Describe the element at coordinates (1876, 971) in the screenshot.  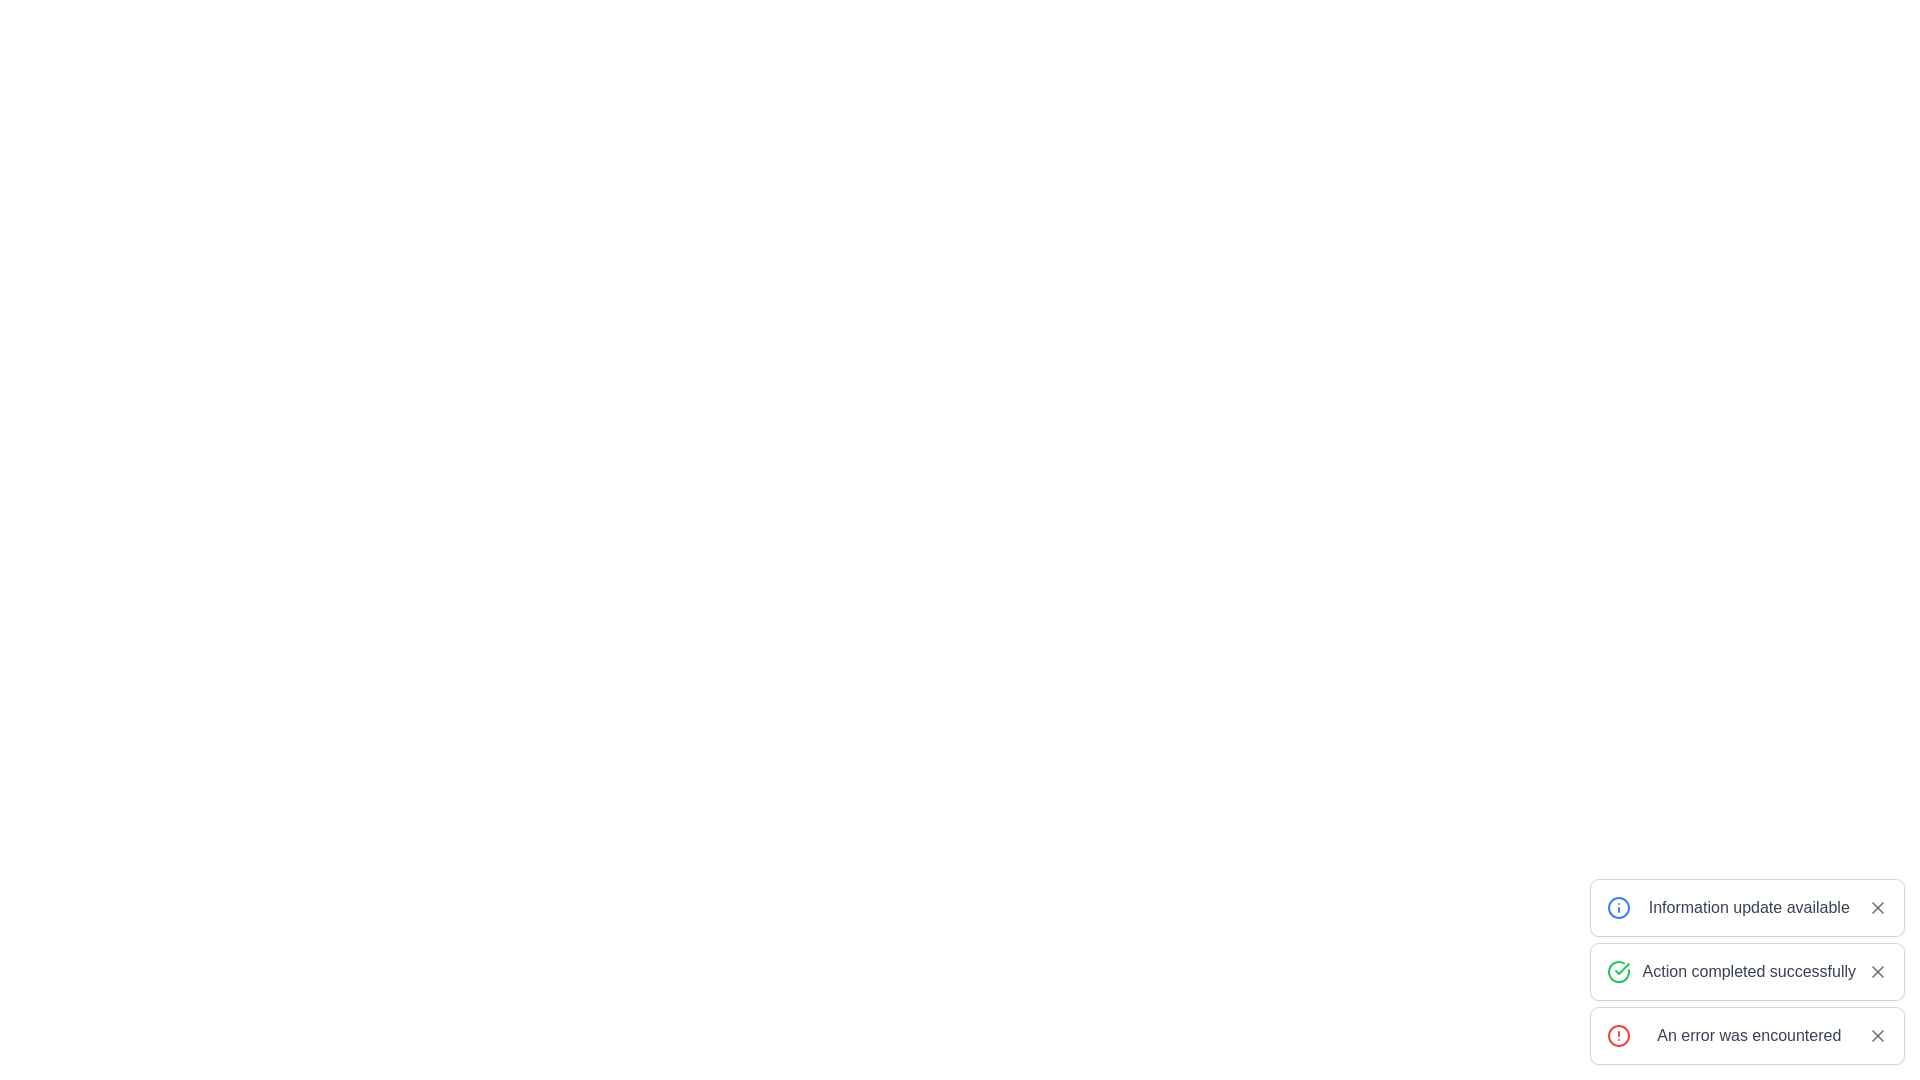
I see `the small 'X' icon` at that location.